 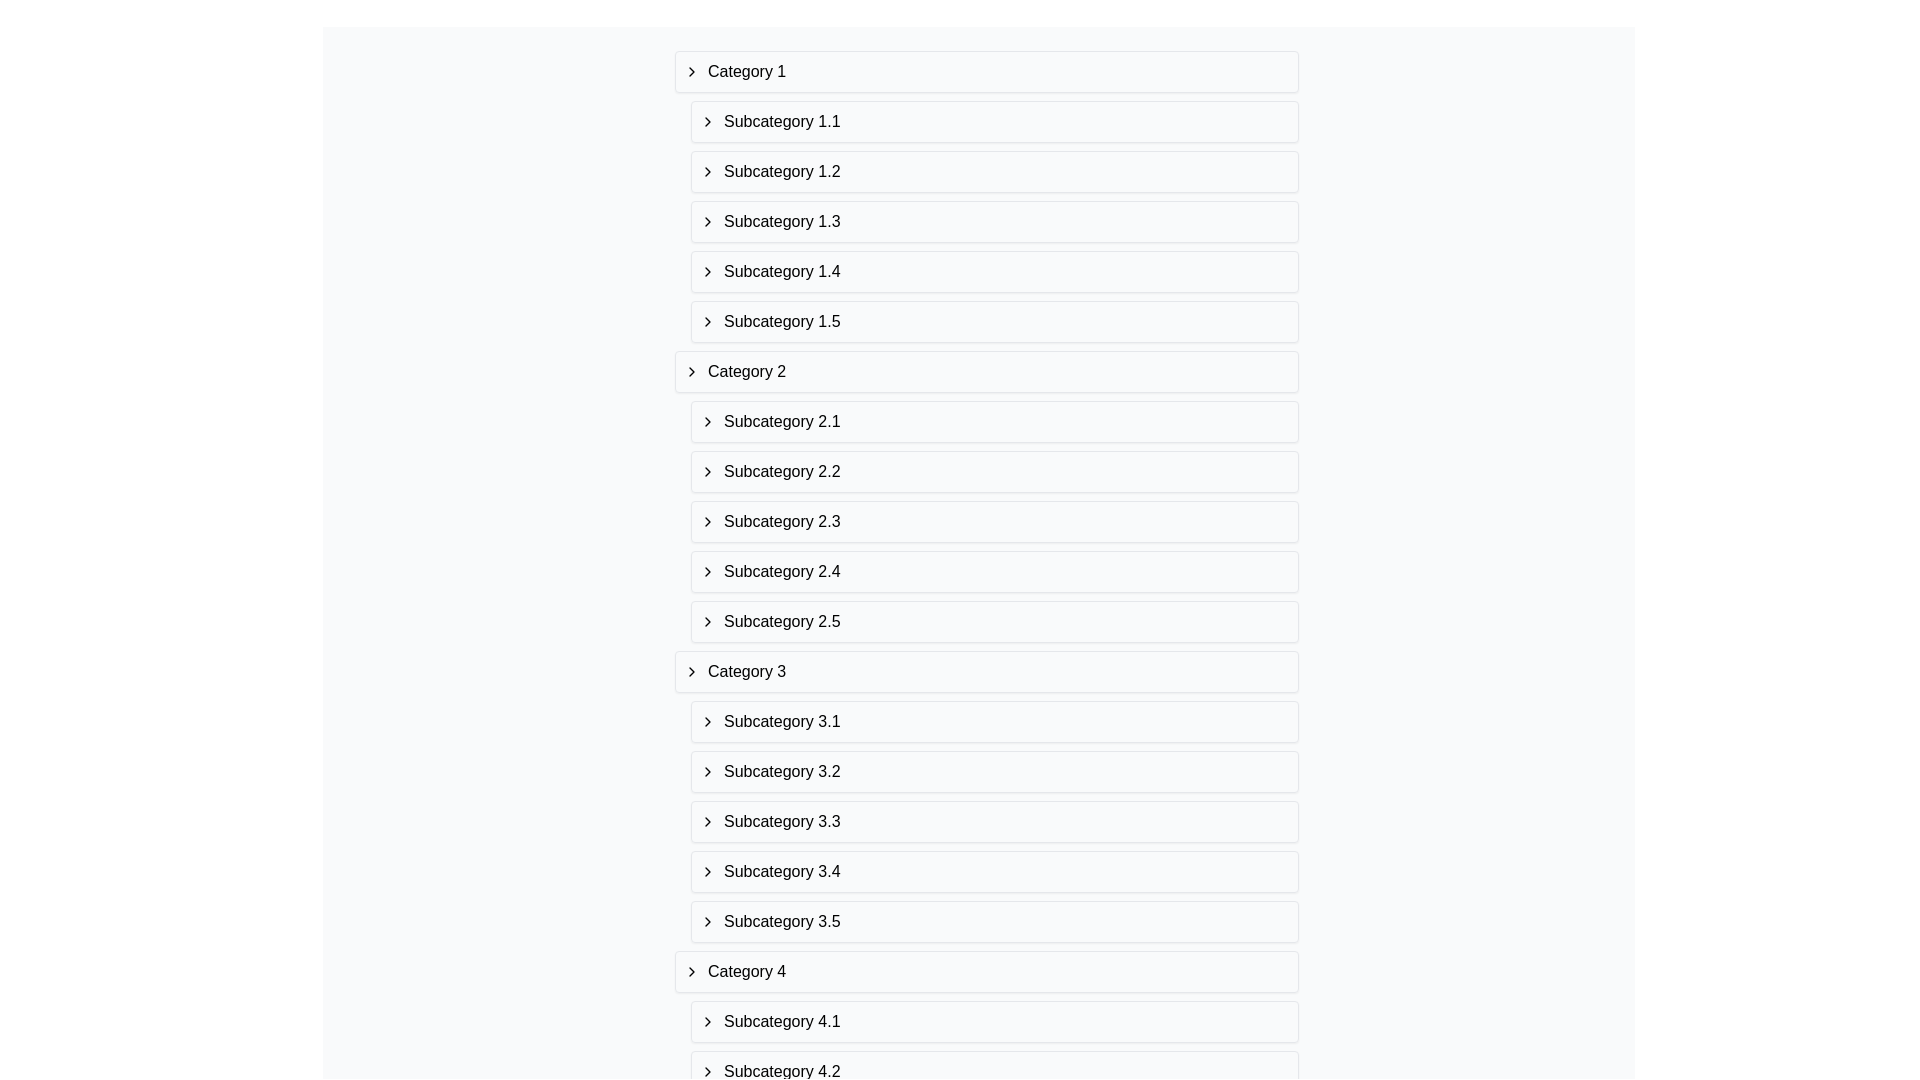 What do you see at coordinates (994, 921) in the screenshot?
I see `the Menu Item labeled 'Subcategory 3.5'` at bounding box center [994, 921].